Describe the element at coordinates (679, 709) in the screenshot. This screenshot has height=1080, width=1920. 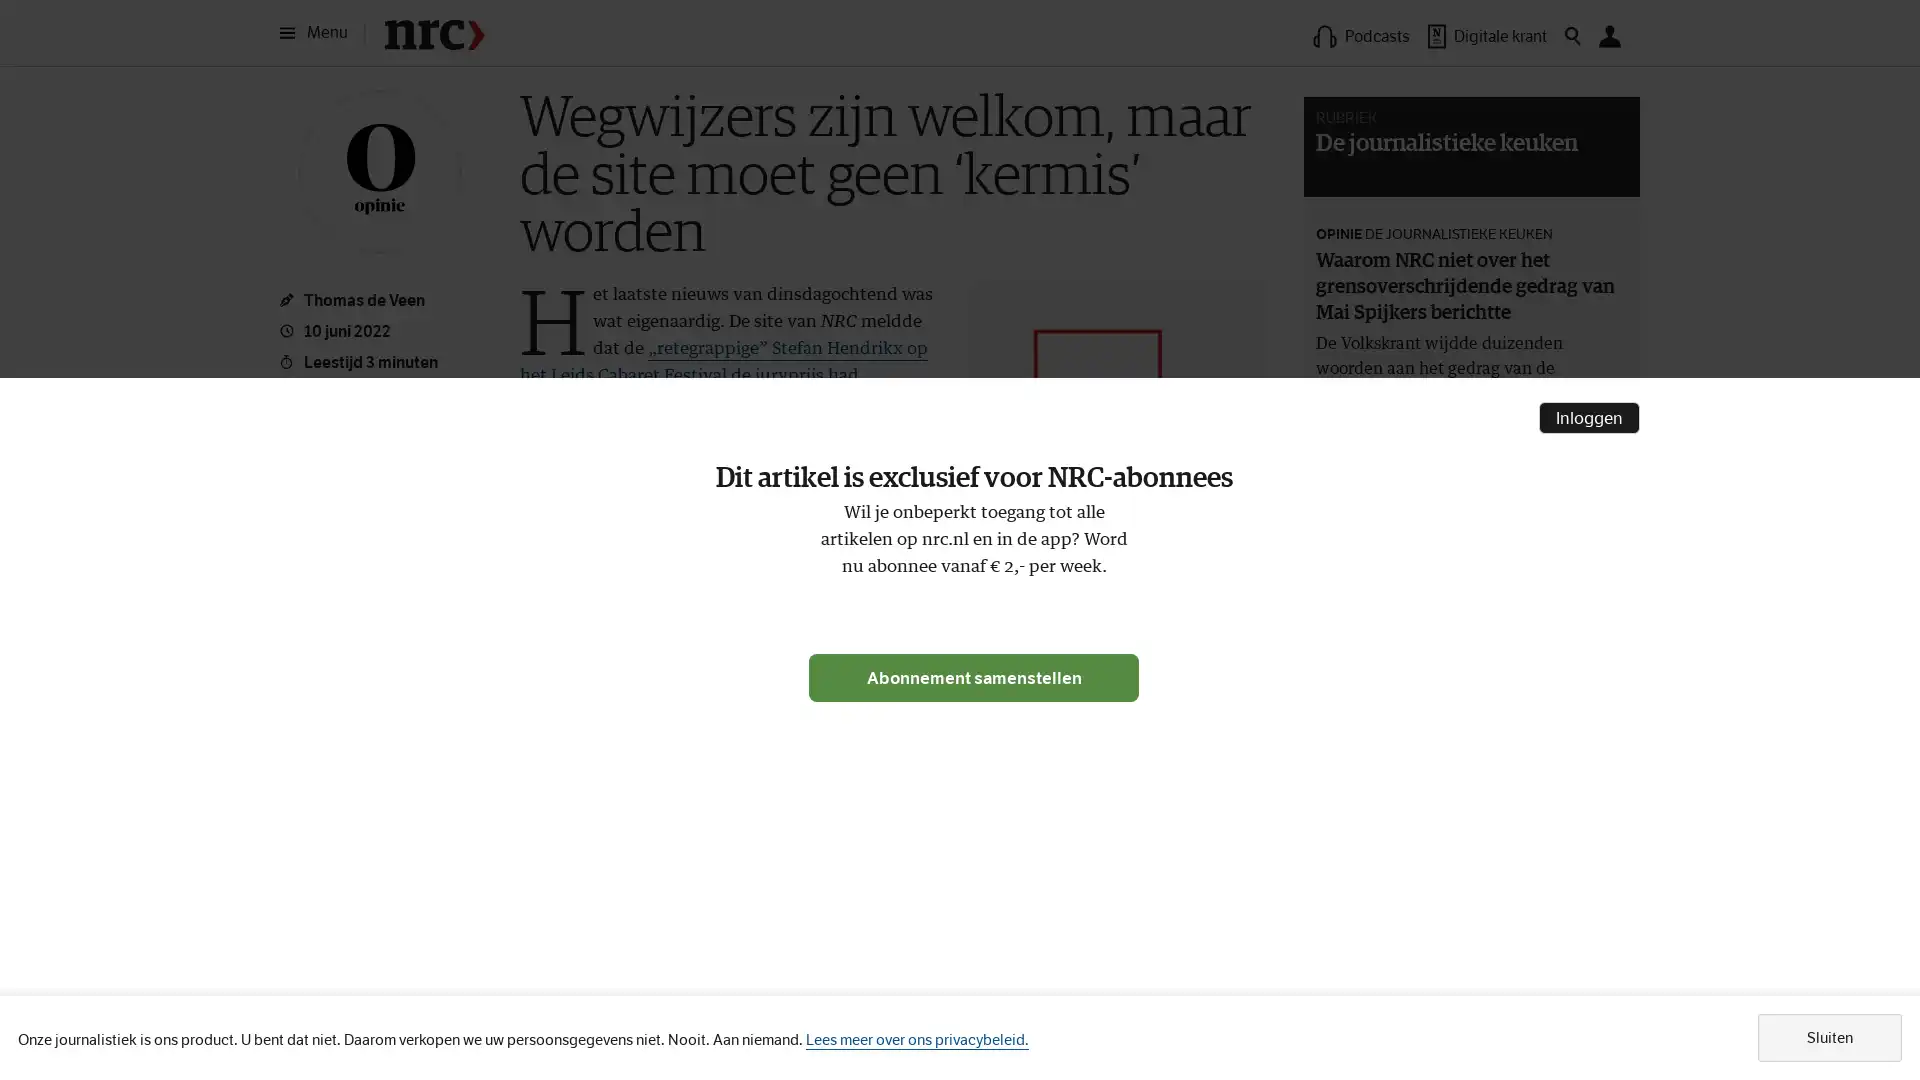
I see `Artikel delen` at that location.